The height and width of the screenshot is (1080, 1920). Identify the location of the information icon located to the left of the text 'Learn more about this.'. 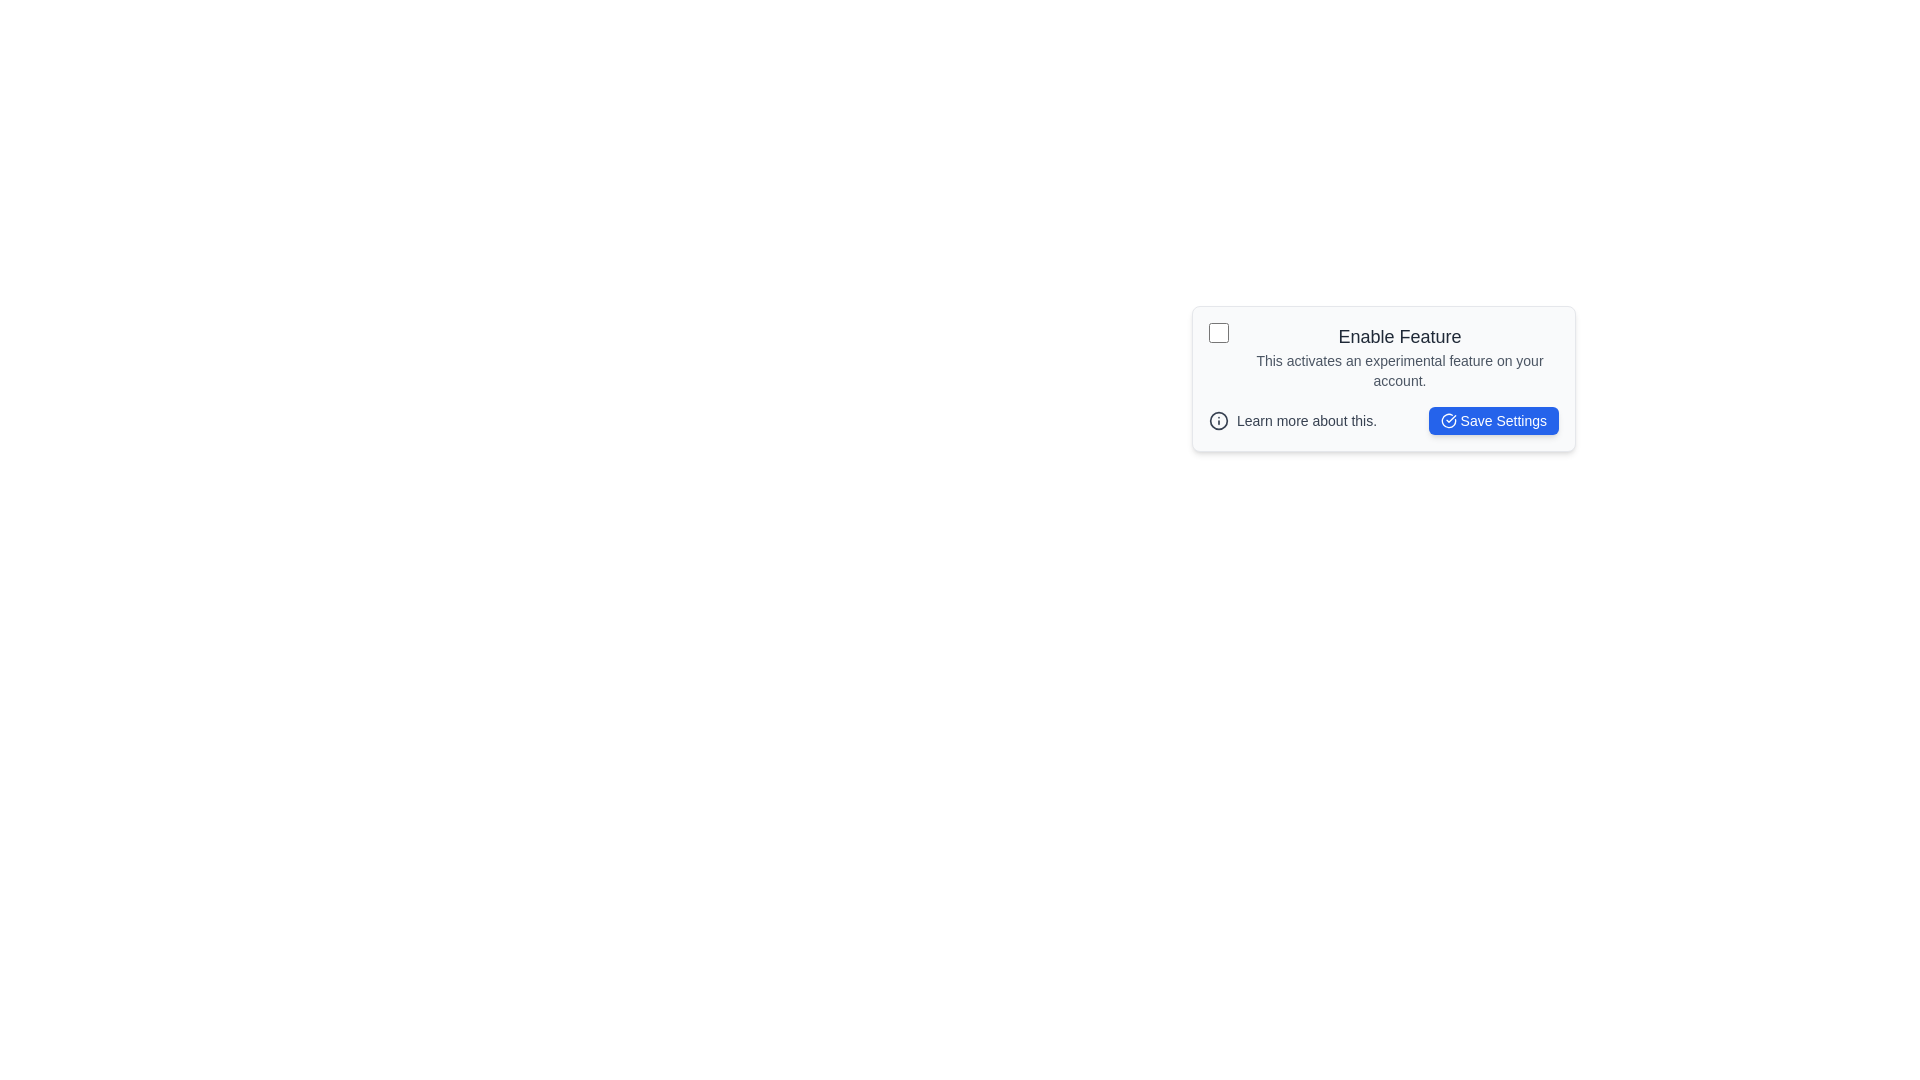
(1218, 419).